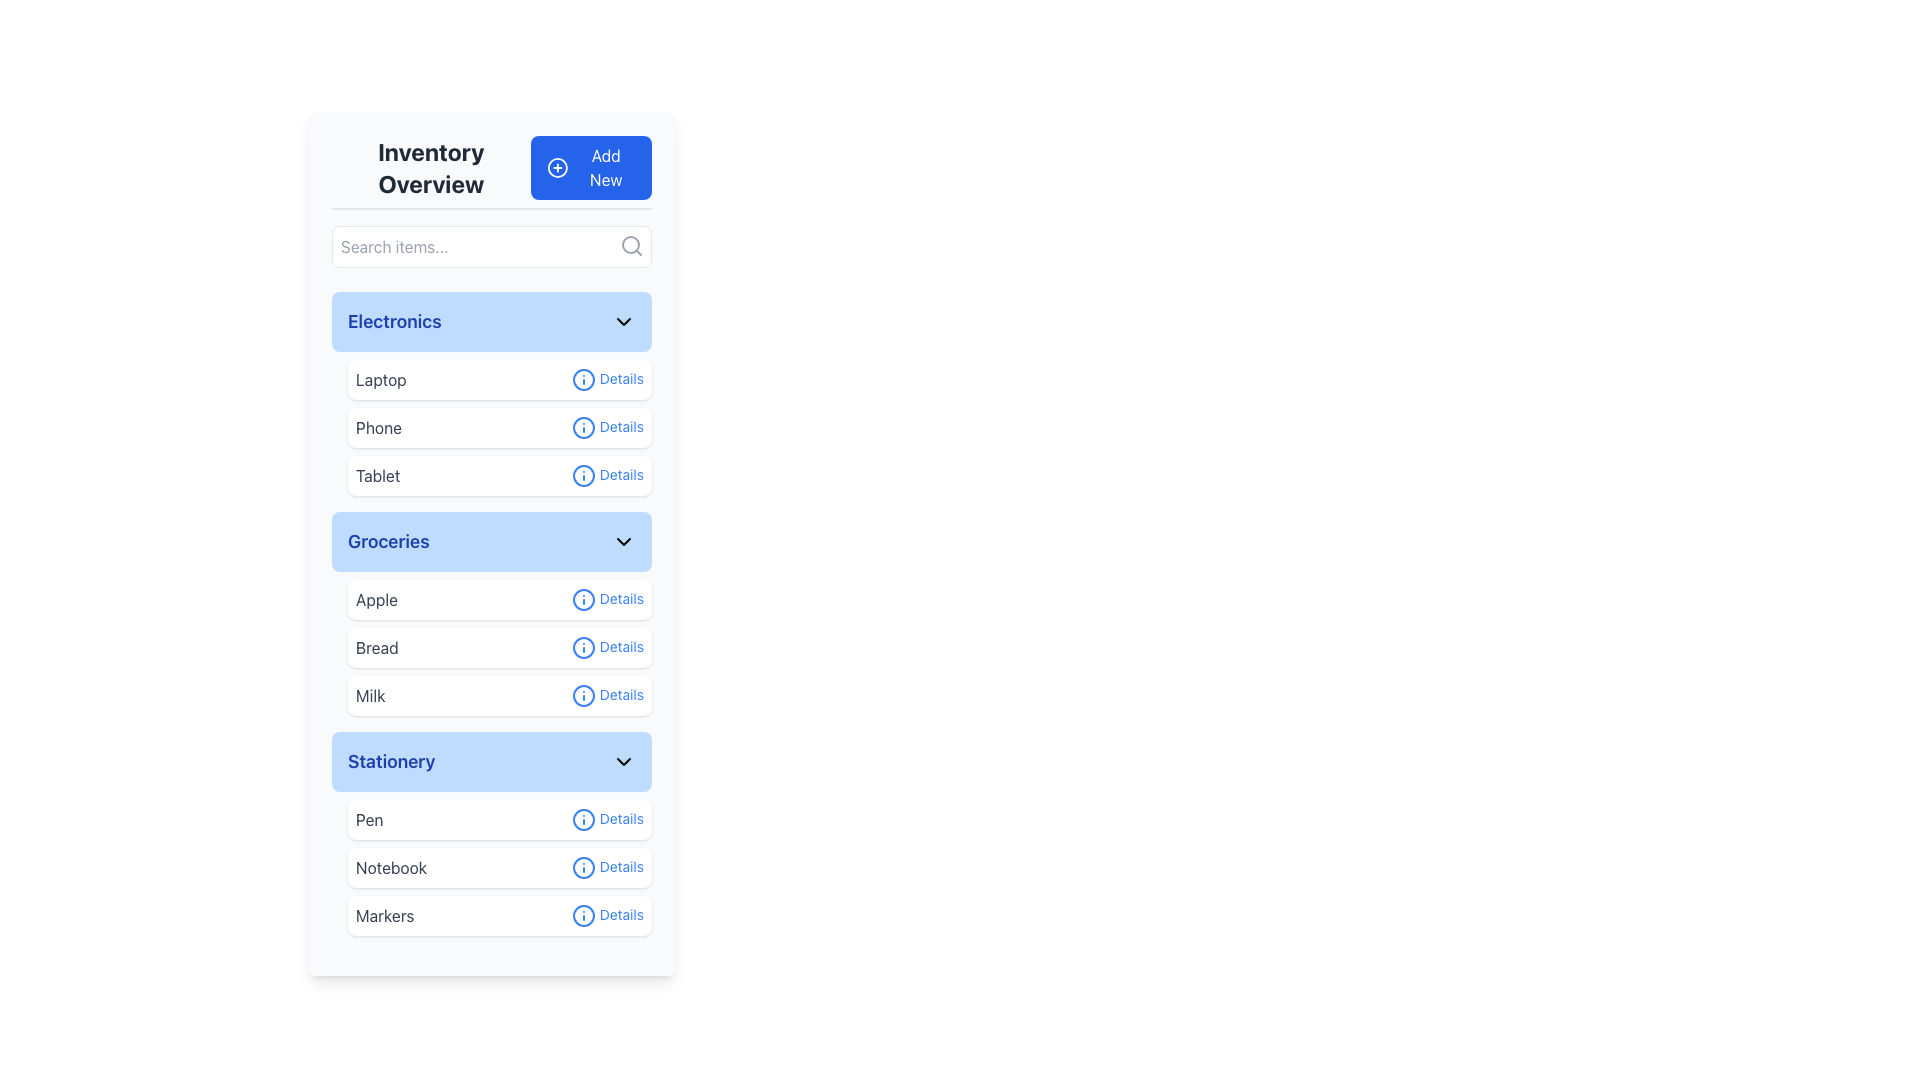 The image size is (1920, 1080). I want to click on the circular graphic icon representing details for the 'Pen' item in the 'Stationery' section, so click(582, 820).